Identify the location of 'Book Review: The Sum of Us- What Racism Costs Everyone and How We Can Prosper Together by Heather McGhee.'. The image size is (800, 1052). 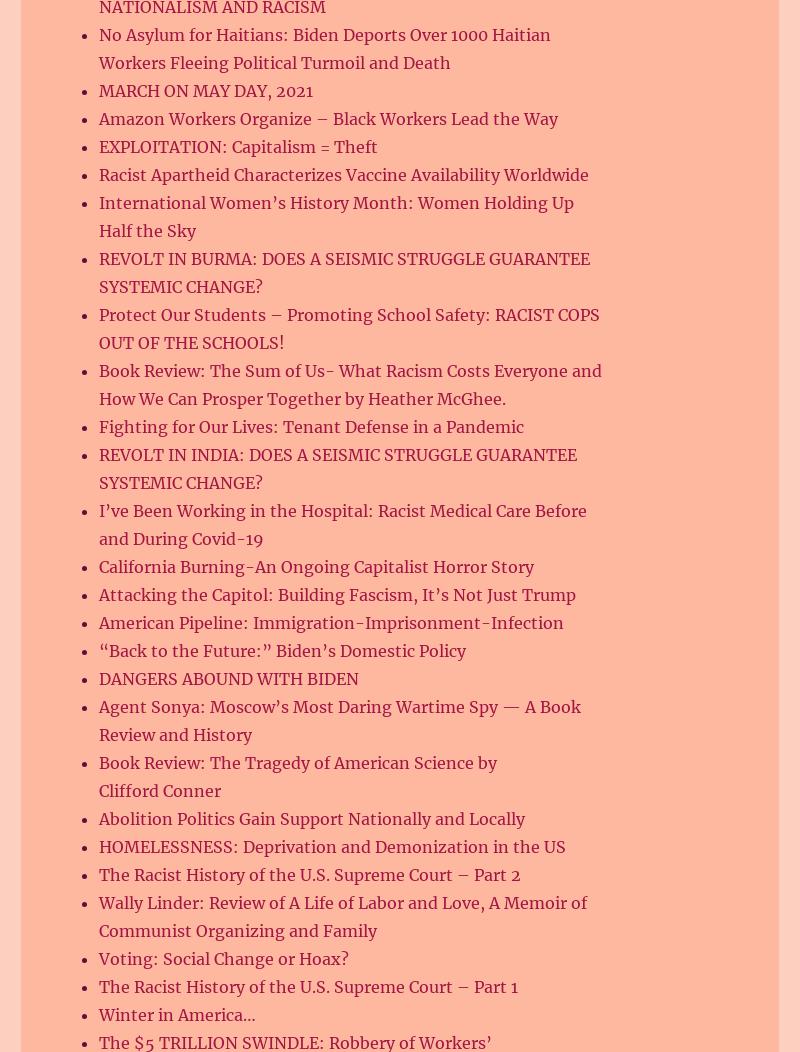
(350, 385).